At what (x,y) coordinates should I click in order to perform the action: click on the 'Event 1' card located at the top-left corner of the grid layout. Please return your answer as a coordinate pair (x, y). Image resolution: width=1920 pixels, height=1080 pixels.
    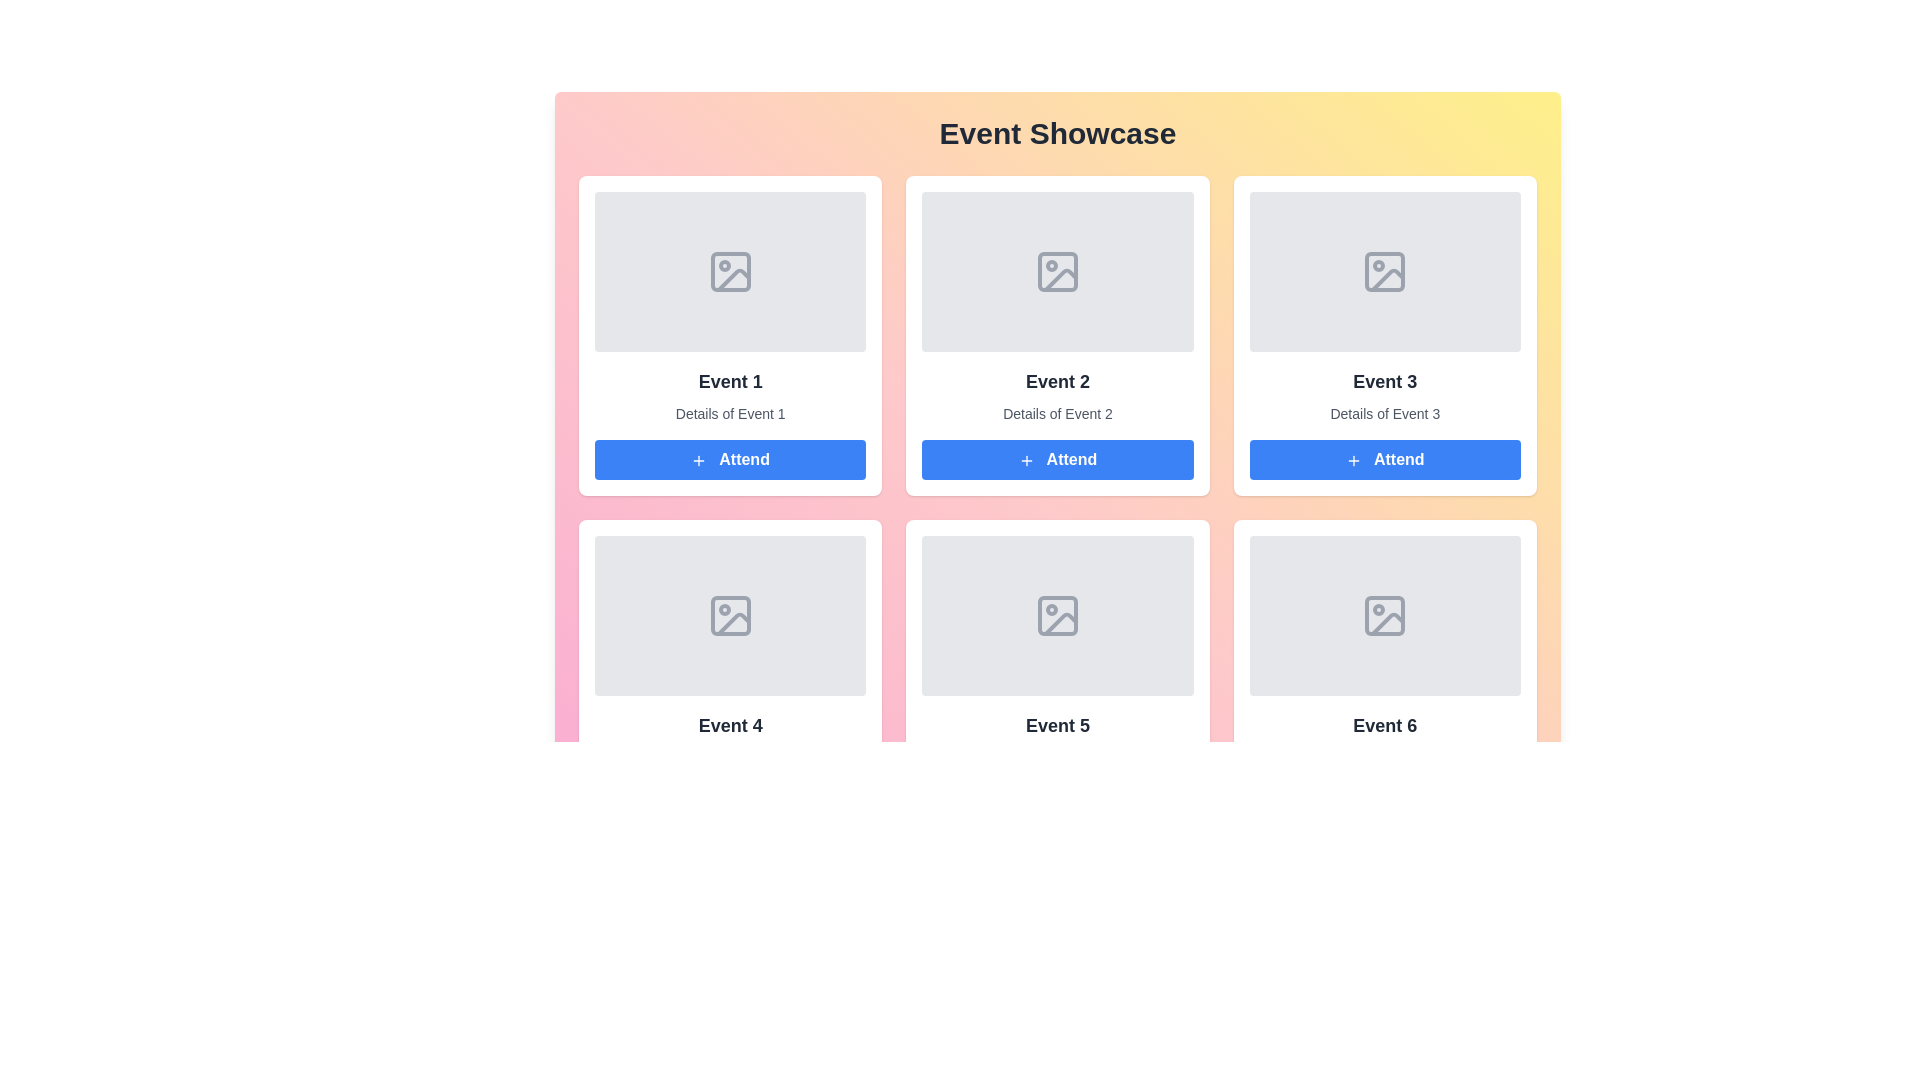
    Looking at the image, I should click on (729, 334).